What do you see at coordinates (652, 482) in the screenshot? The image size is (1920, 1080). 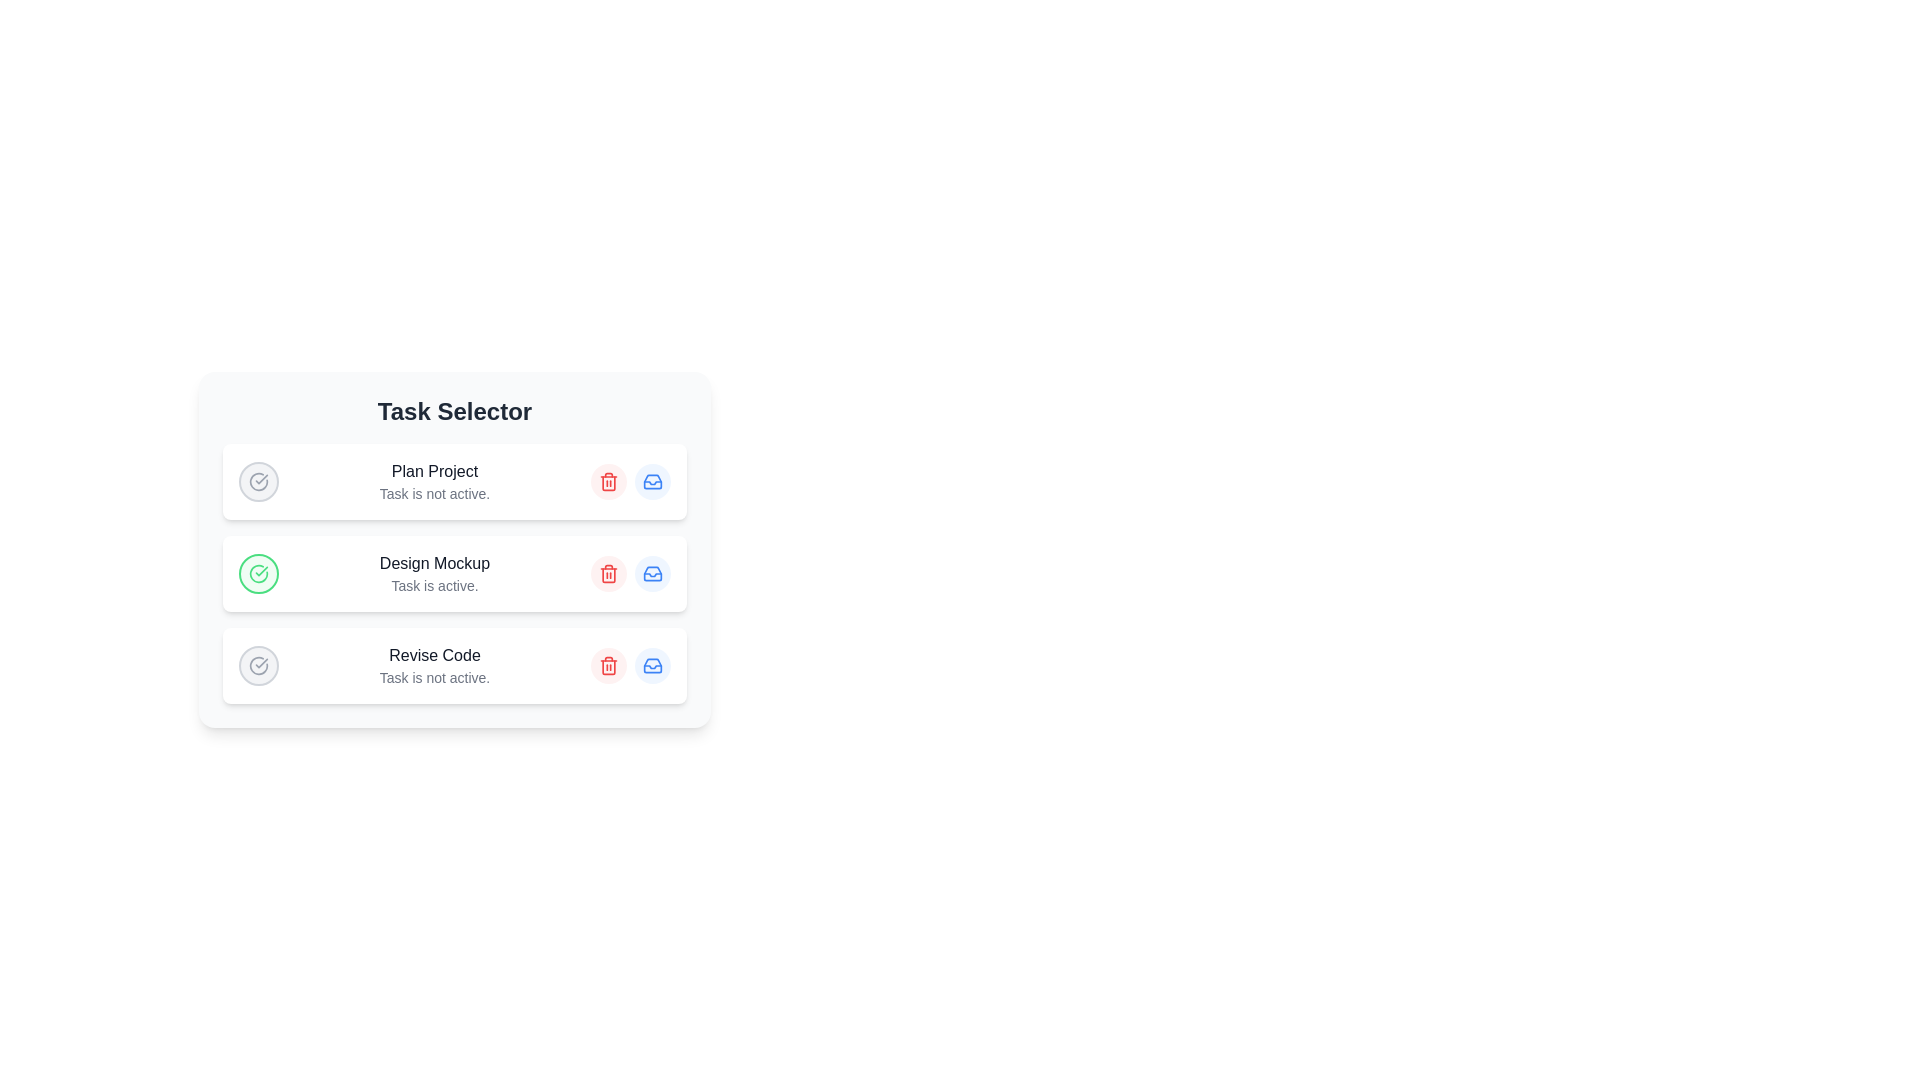 I see `the inbox icon with a blue outline located in the third column of the first row under the 'Task Selector' section` at bounding box center [652, 482].